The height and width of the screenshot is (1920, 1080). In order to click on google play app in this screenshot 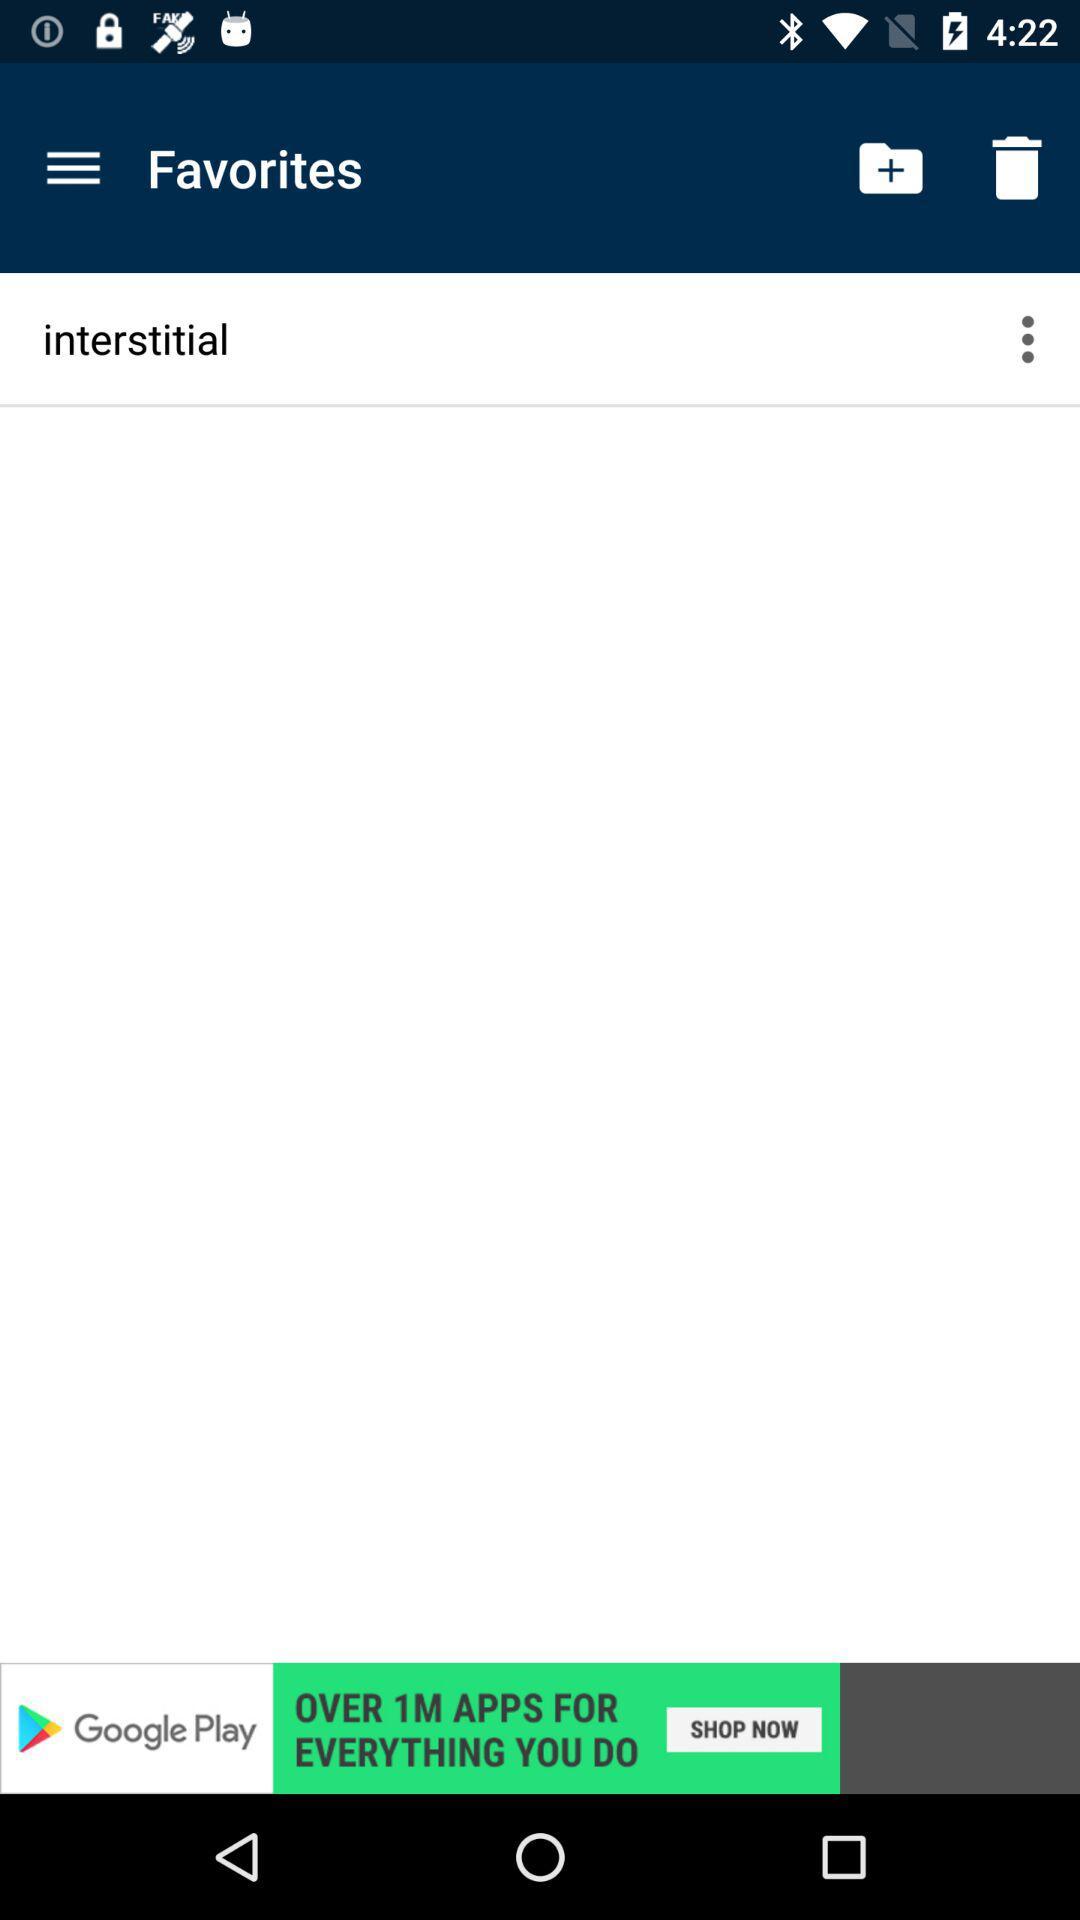, I will do `click(540, 1727)`.